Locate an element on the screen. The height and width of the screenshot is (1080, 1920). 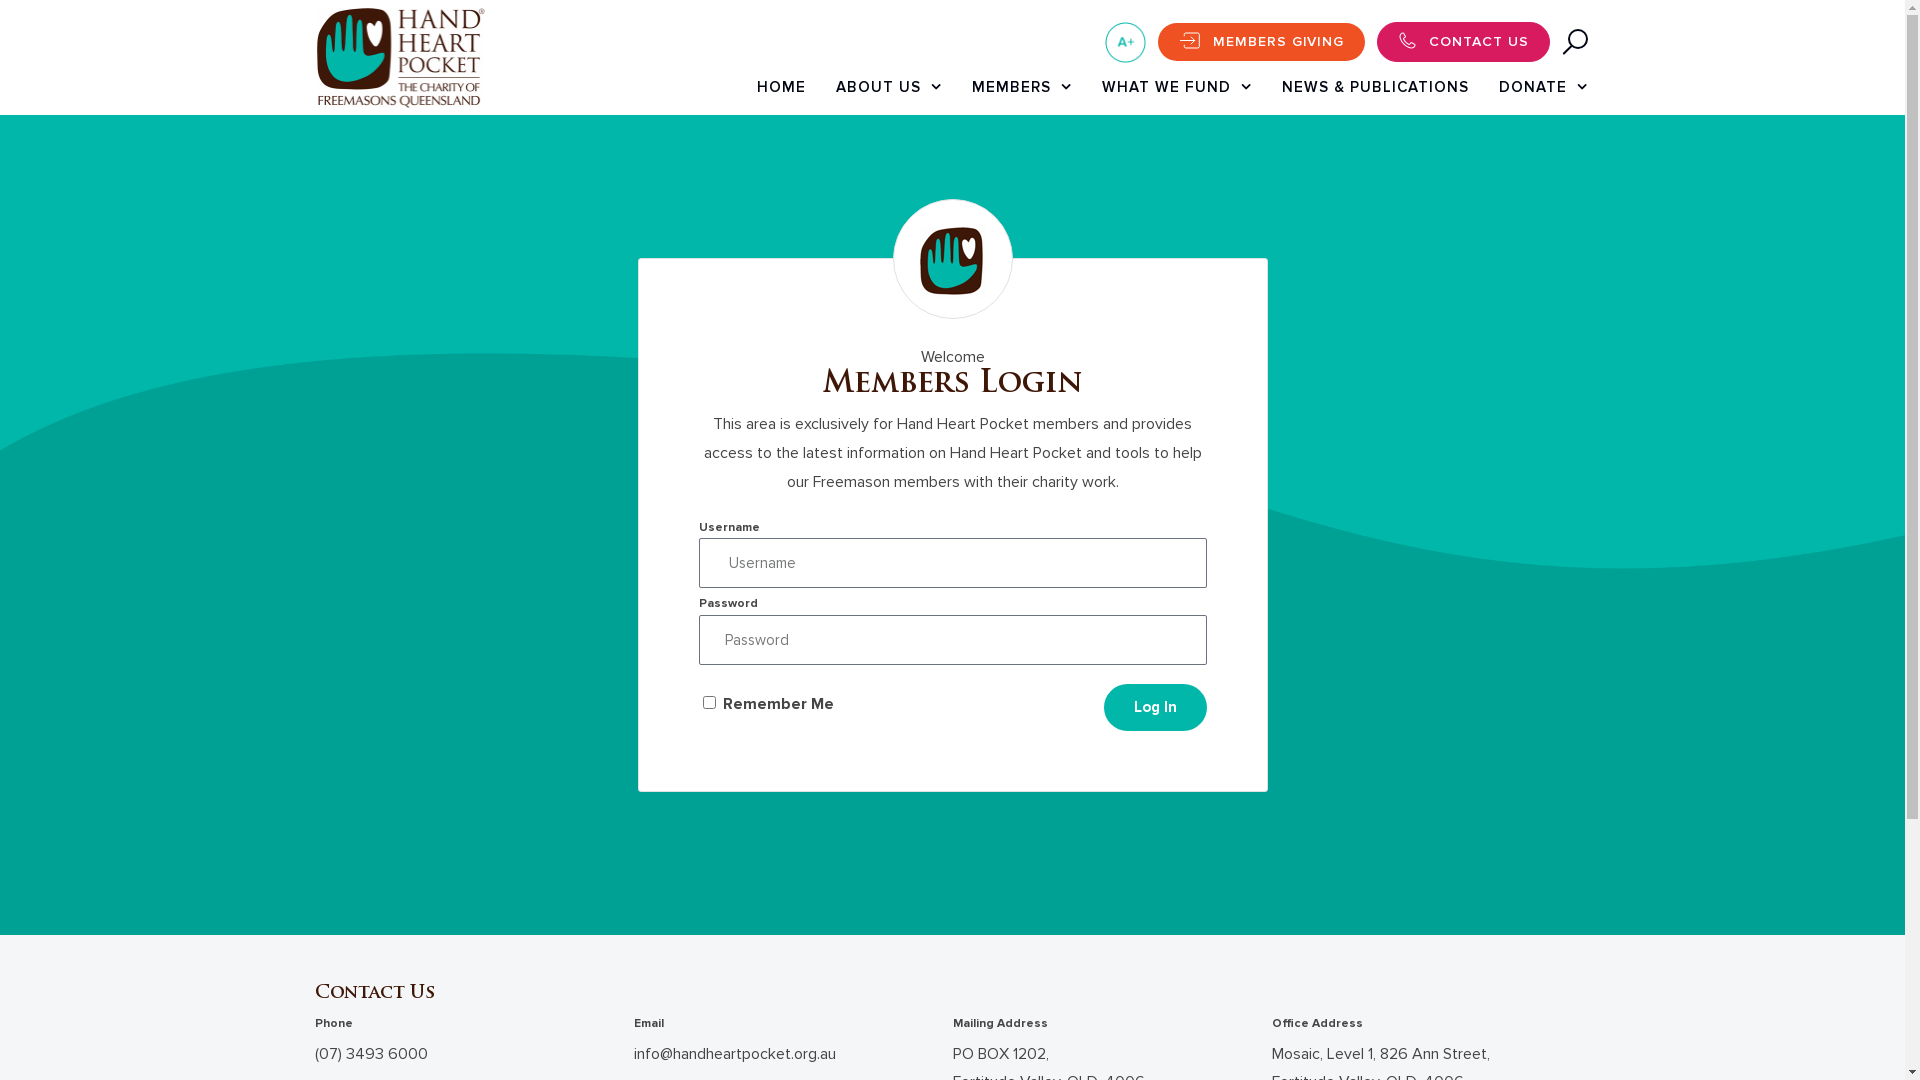
'DONATE' is located at coordinates (1542, 92).